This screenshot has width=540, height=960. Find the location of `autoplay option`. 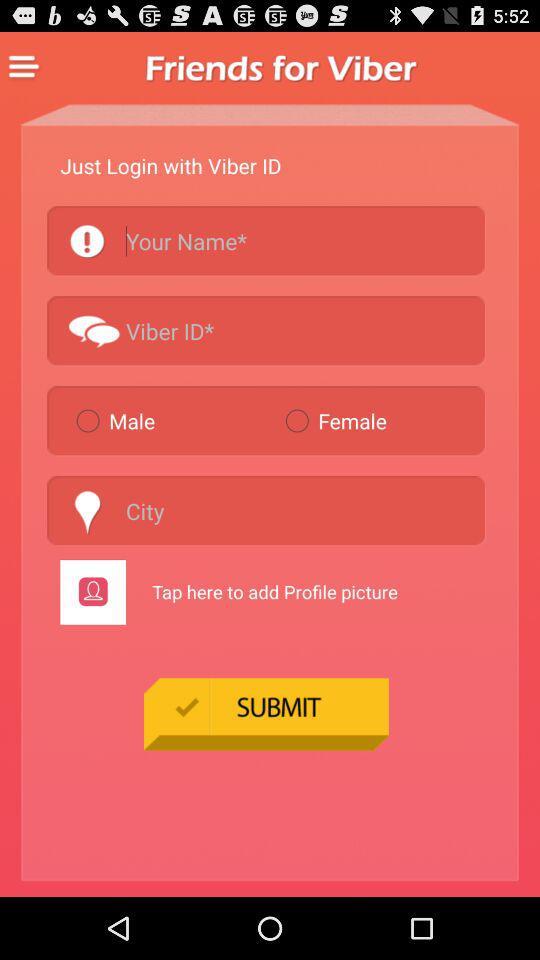

autoplay option is located at coordinates (266, 240).